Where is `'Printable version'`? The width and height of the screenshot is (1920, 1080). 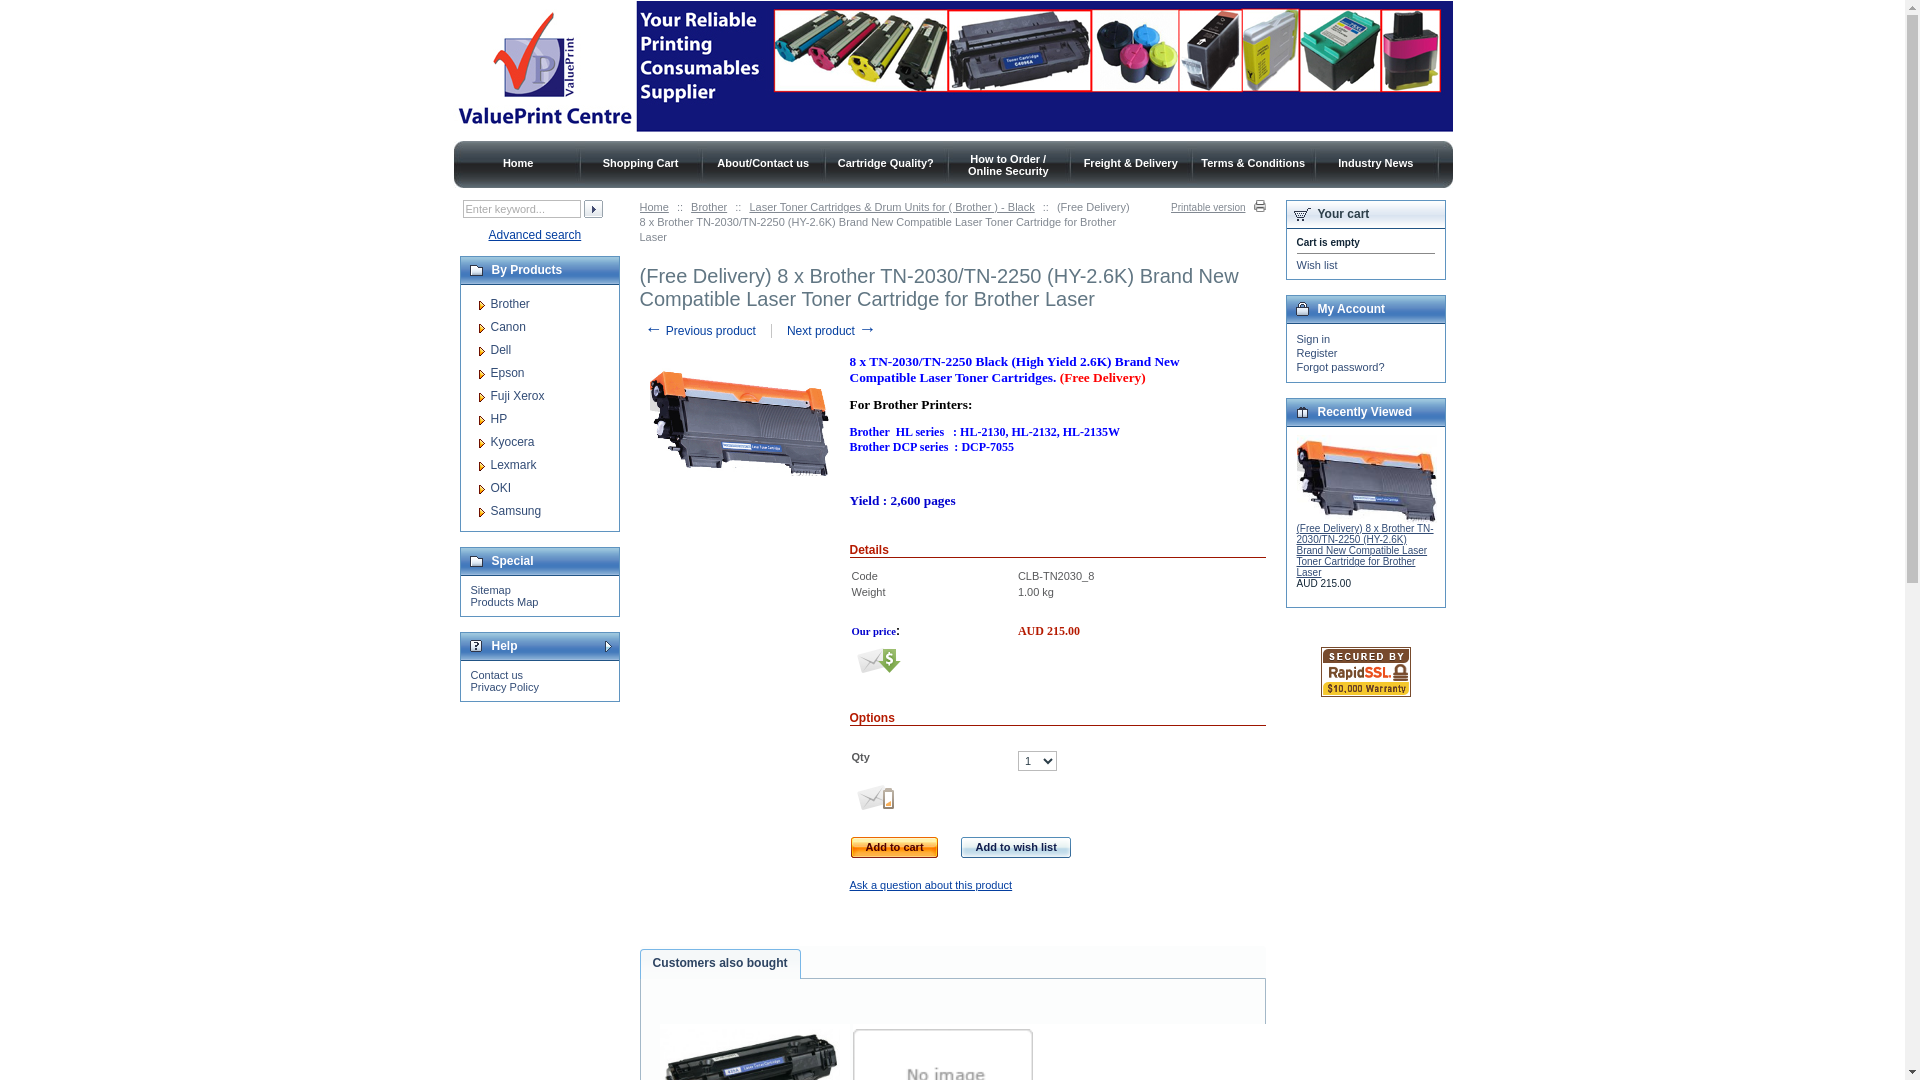
'Printable version' is located at coordinates (1217, 207).